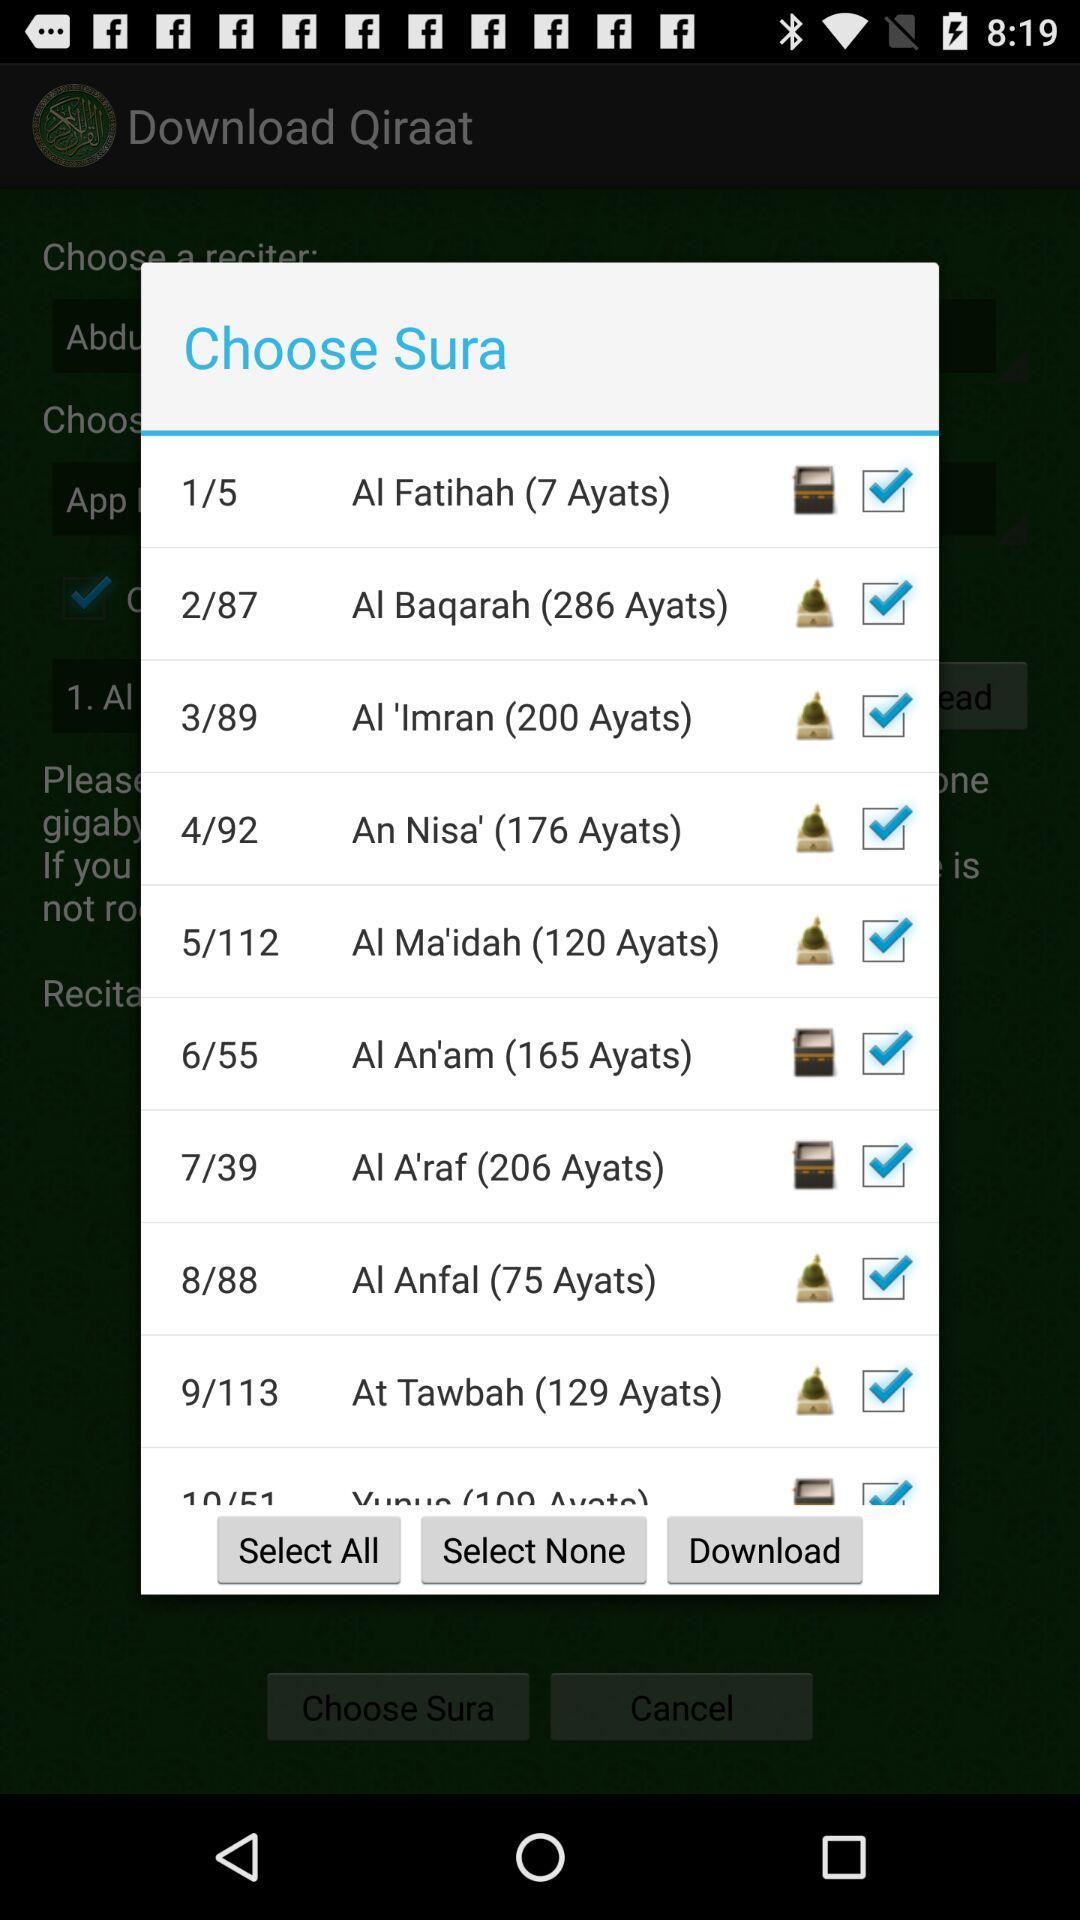  Describe the element at coordinates (252, 828) in the screenshot. I see `the 4/92 icon` at that location.